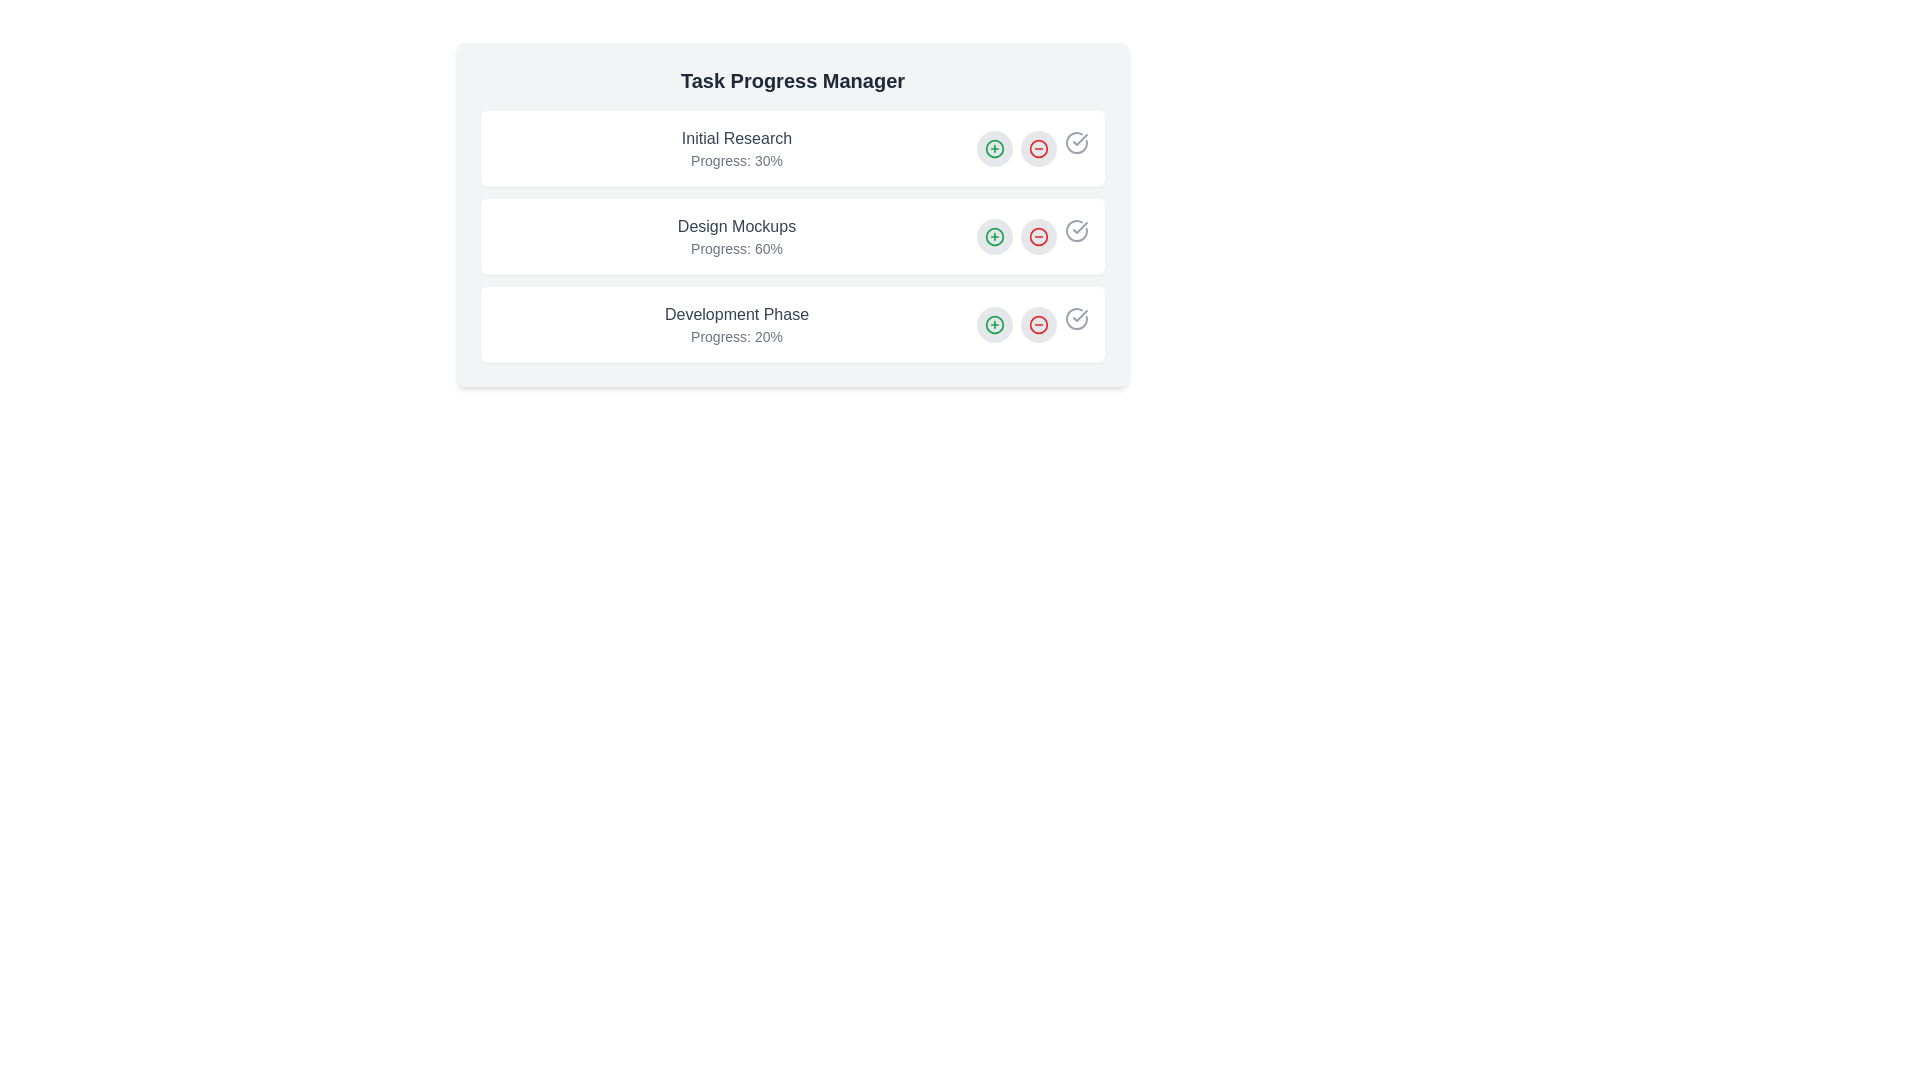  What do you see at coordinates (994, 323) in the screenshot?
I see `the circular button with a gray background and green border, featuring a green plus icon, located in the bottom row of the 'Development Phase' section` at bounding box center [994, 323].